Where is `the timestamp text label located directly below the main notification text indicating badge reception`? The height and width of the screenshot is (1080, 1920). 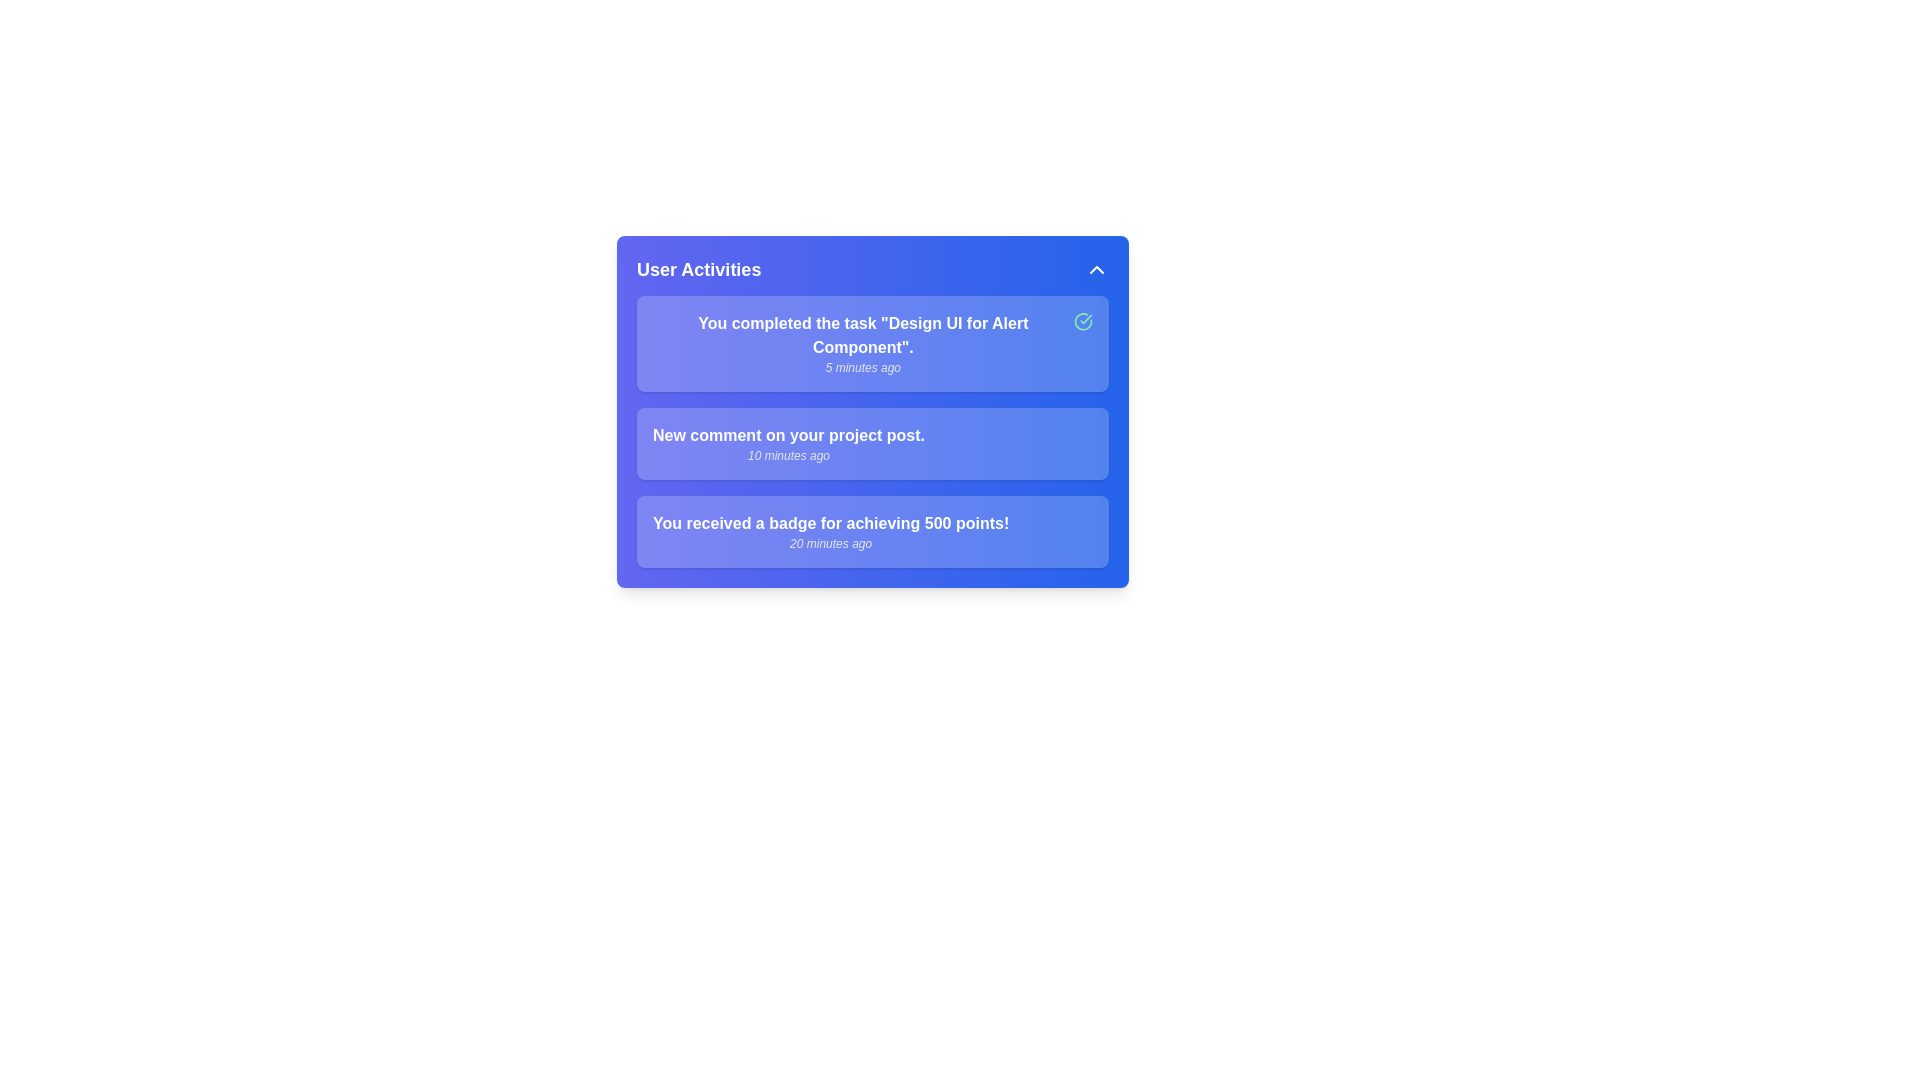
the timestamp text label located directly below the main notification text indicating badge reception is located at coordinates (831, 543).